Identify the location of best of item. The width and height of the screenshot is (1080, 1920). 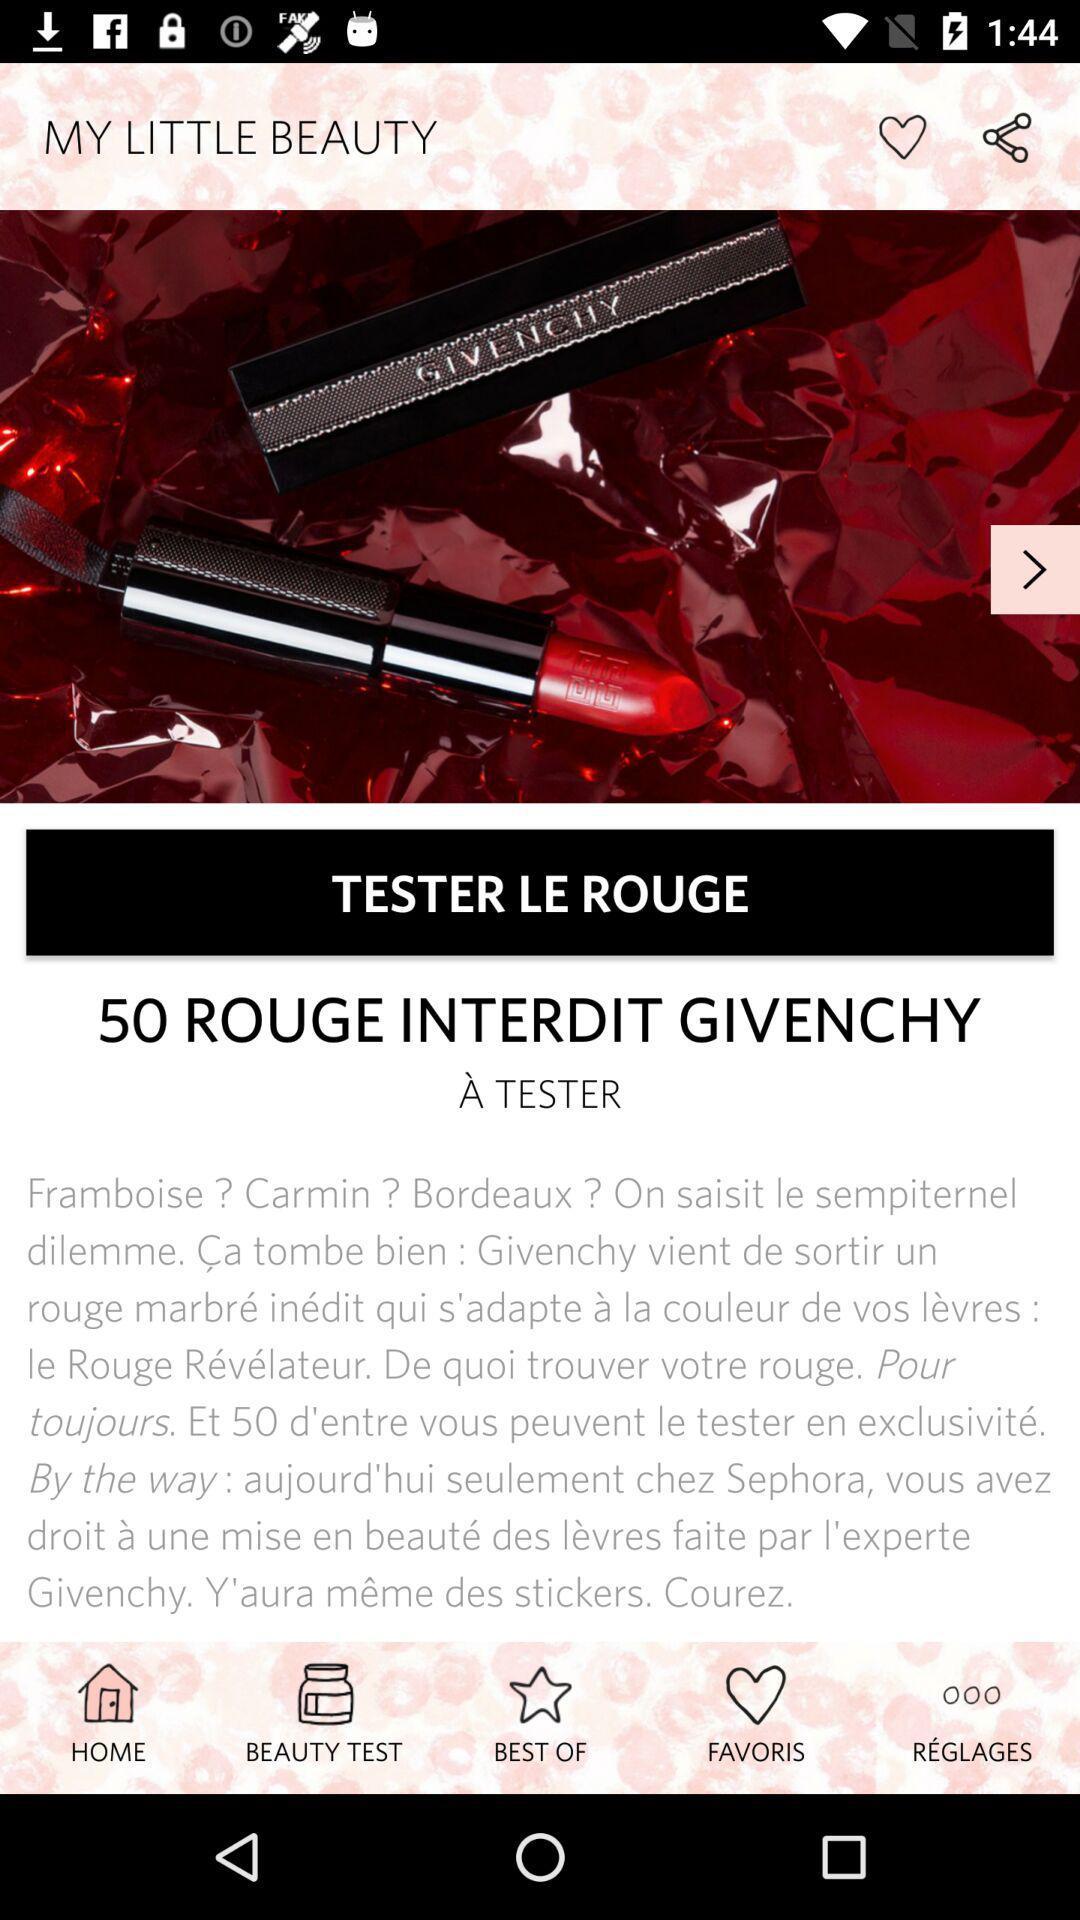
(540, 1716).